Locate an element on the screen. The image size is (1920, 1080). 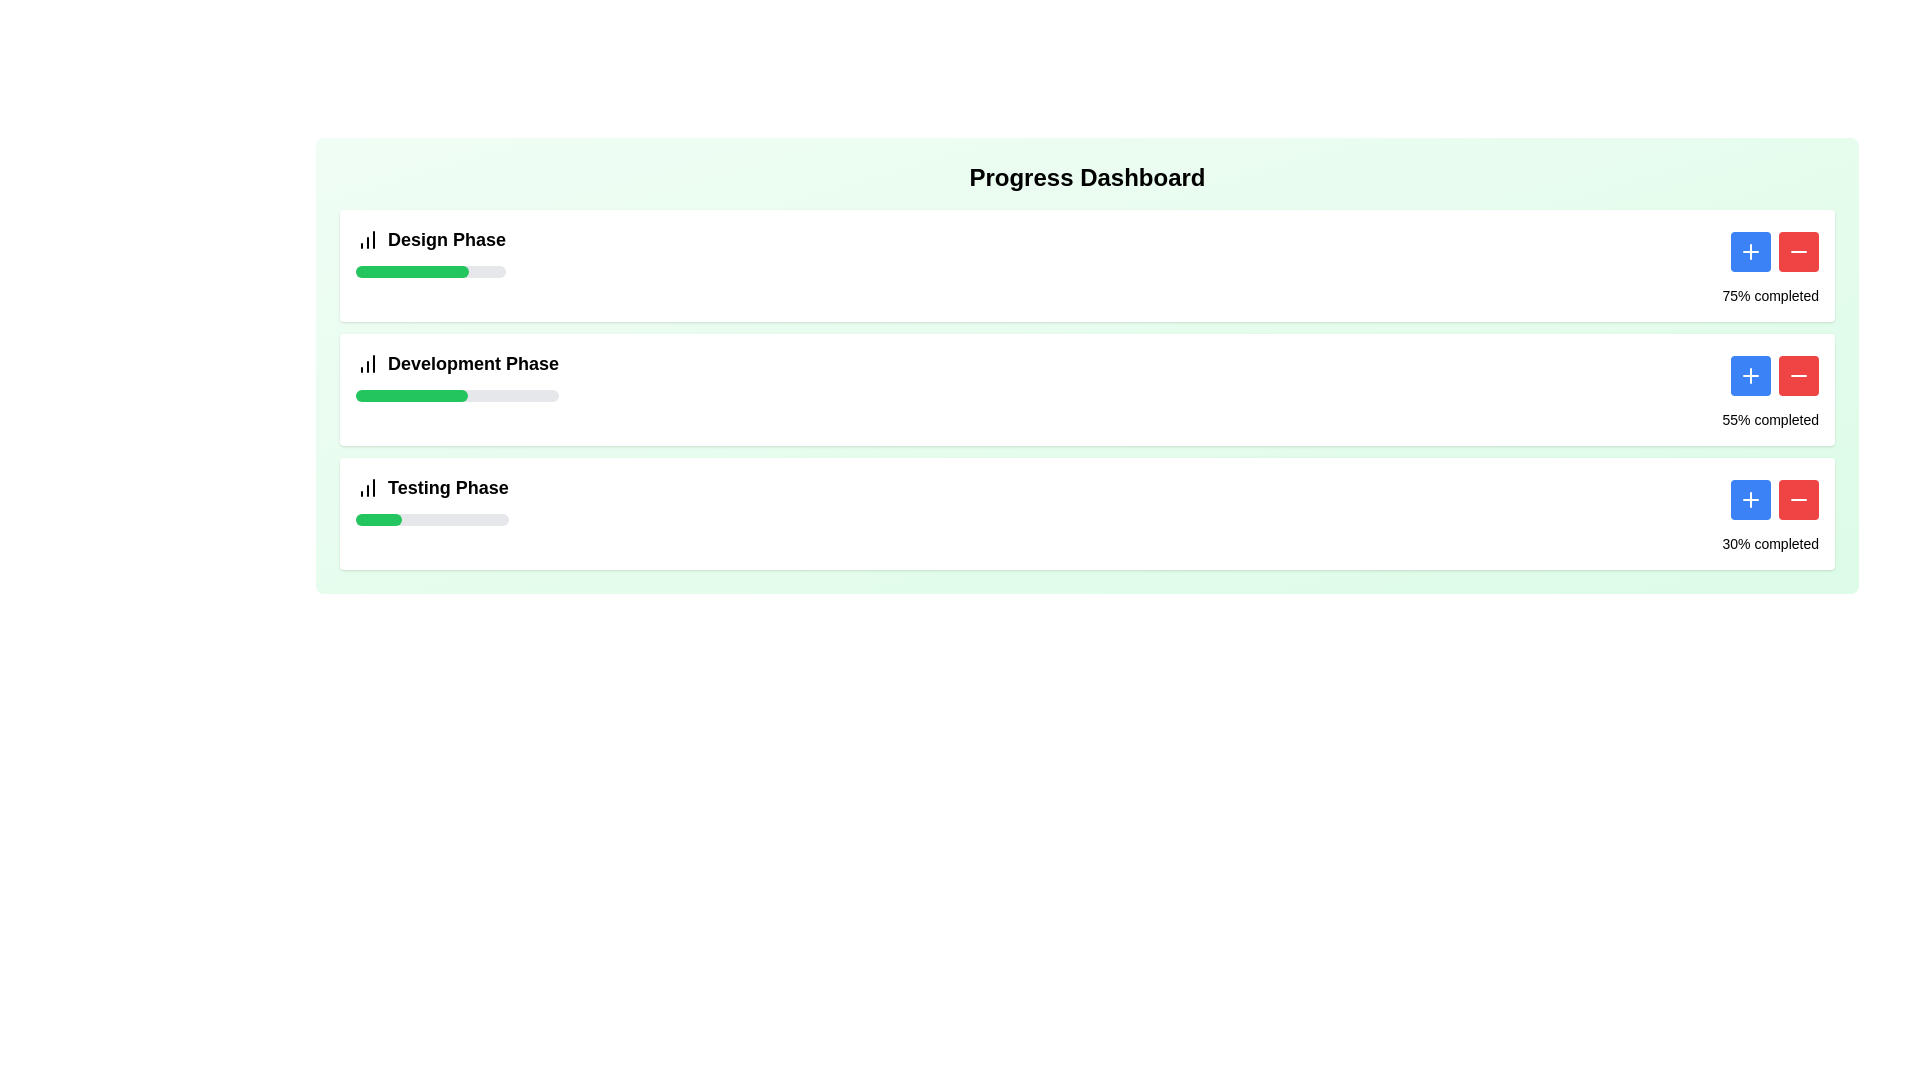
the completion percentage represented by the middle progress bar located below the 'Development Phase' text is located at coordinates (456, 396).